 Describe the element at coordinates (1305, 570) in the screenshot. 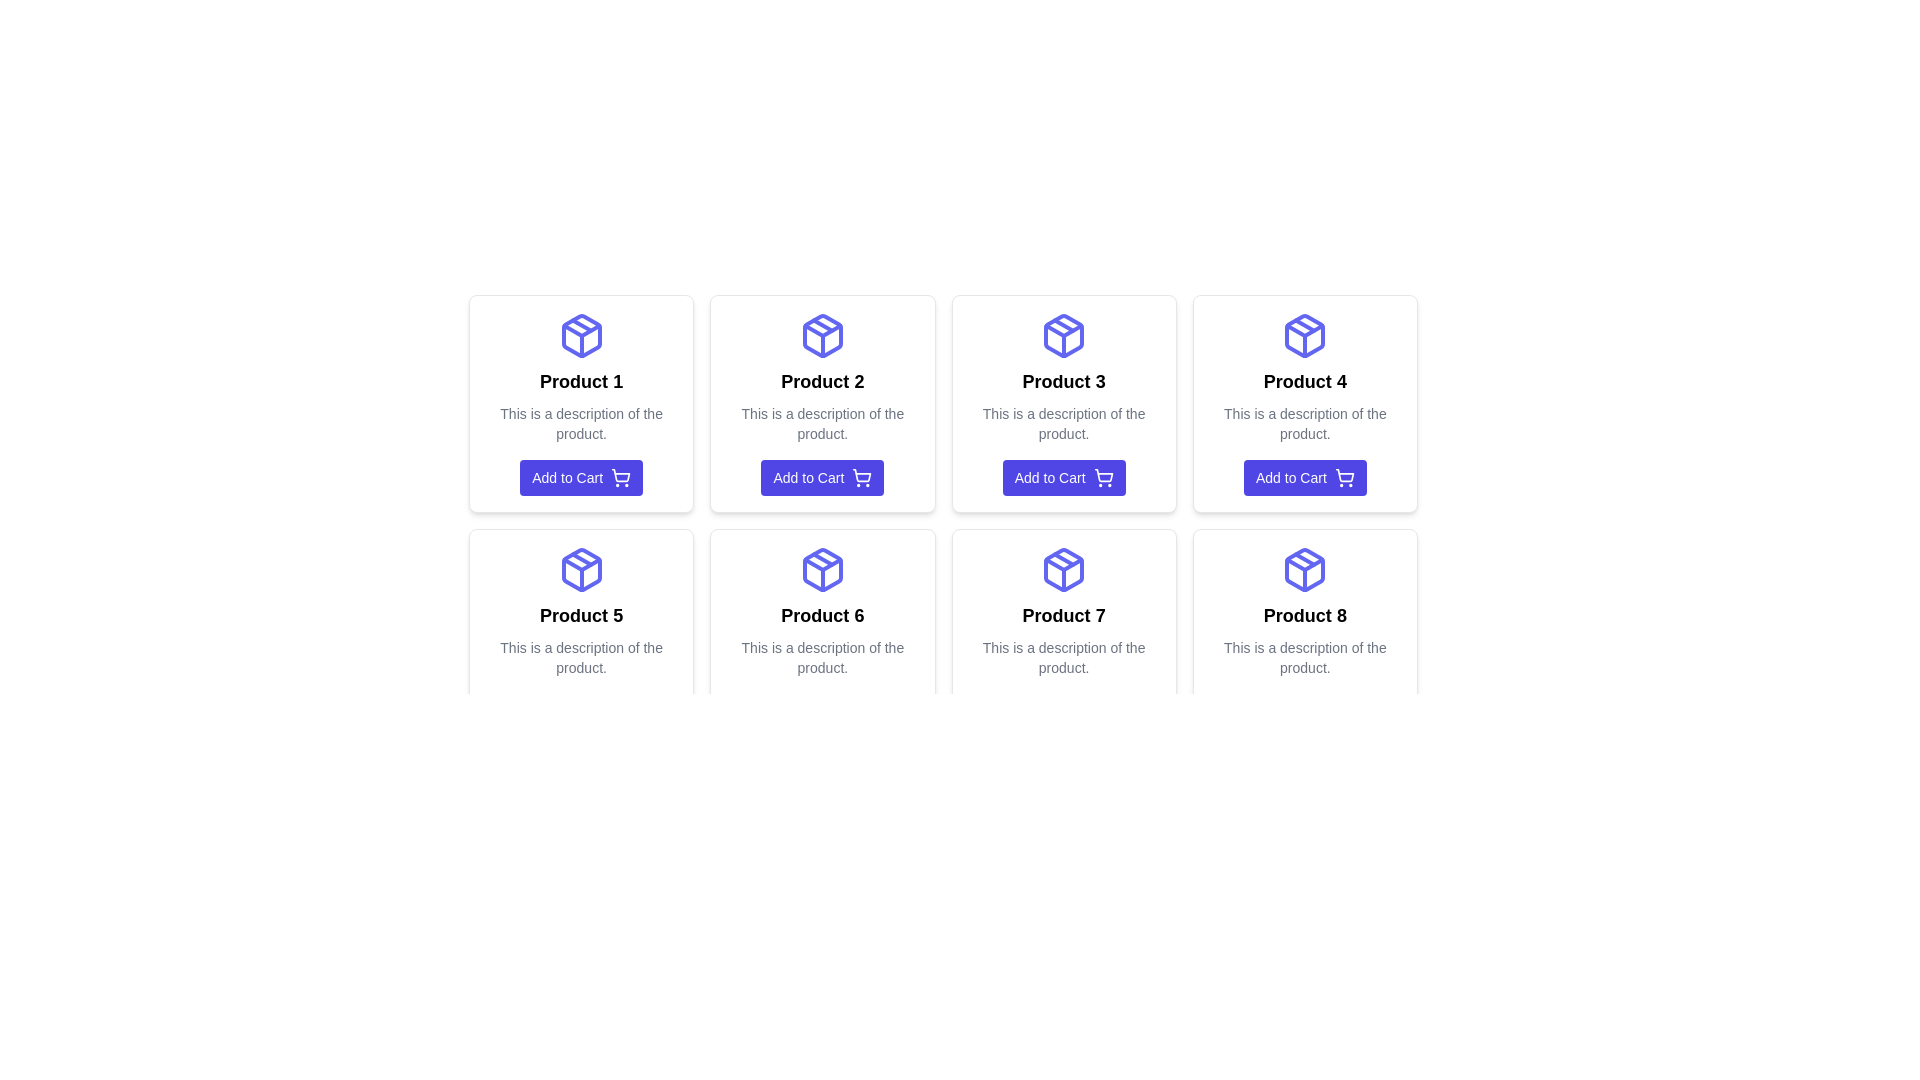

I see `the product icon located at the top of the 'Product 8' card, which is centrally positioned above the title text within the card` at that location.